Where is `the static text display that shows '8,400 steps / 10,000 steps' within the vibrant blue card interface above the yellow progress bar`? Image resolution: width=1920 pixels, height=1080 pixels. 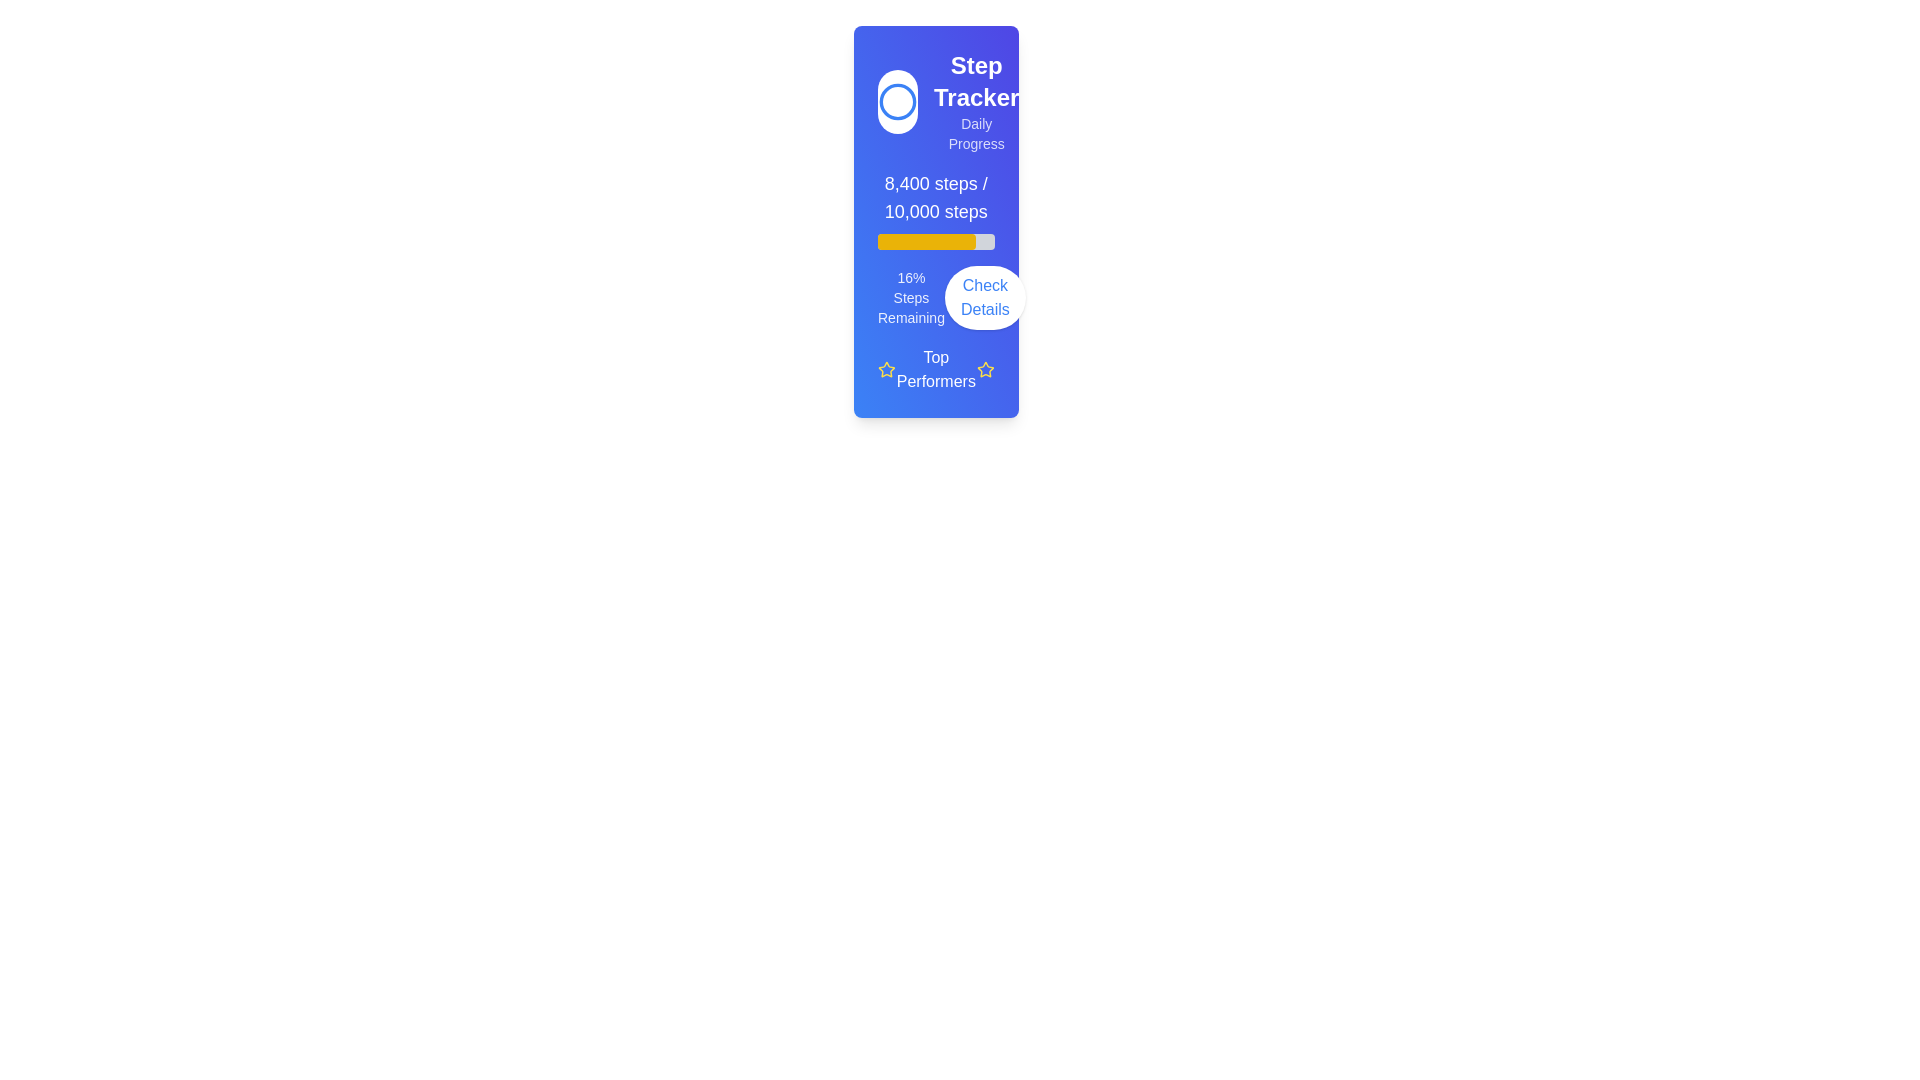
the static text display that shows '8,400 steps / 10,000 steps' within the vibrant blue card interface above the yellow progress bar is located at coordinates (935, 197).